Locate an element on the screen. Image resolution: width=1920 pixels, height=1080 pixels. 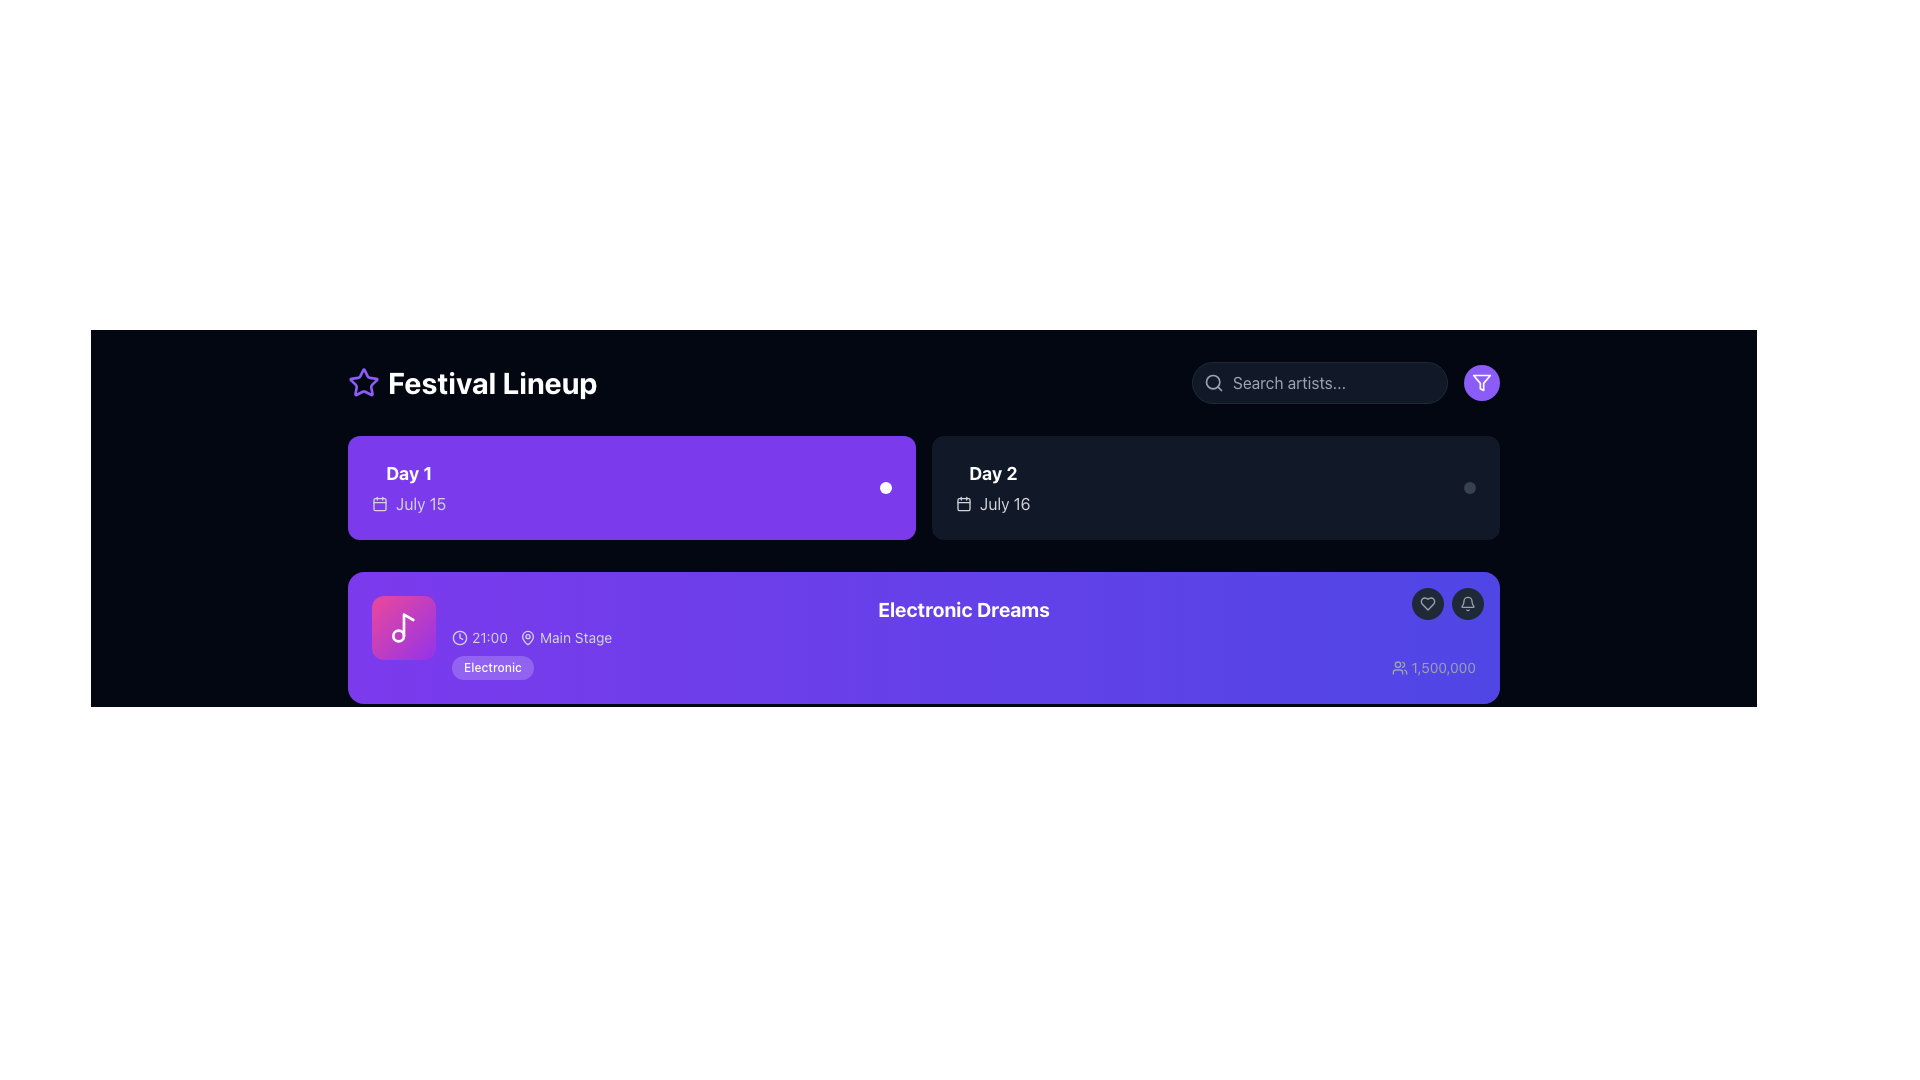
the Label with Icon that displays 'Main Stage' in white font on a purple background, located to the right of the clock icon showing '21:00' is located at coordinates (565, 637).